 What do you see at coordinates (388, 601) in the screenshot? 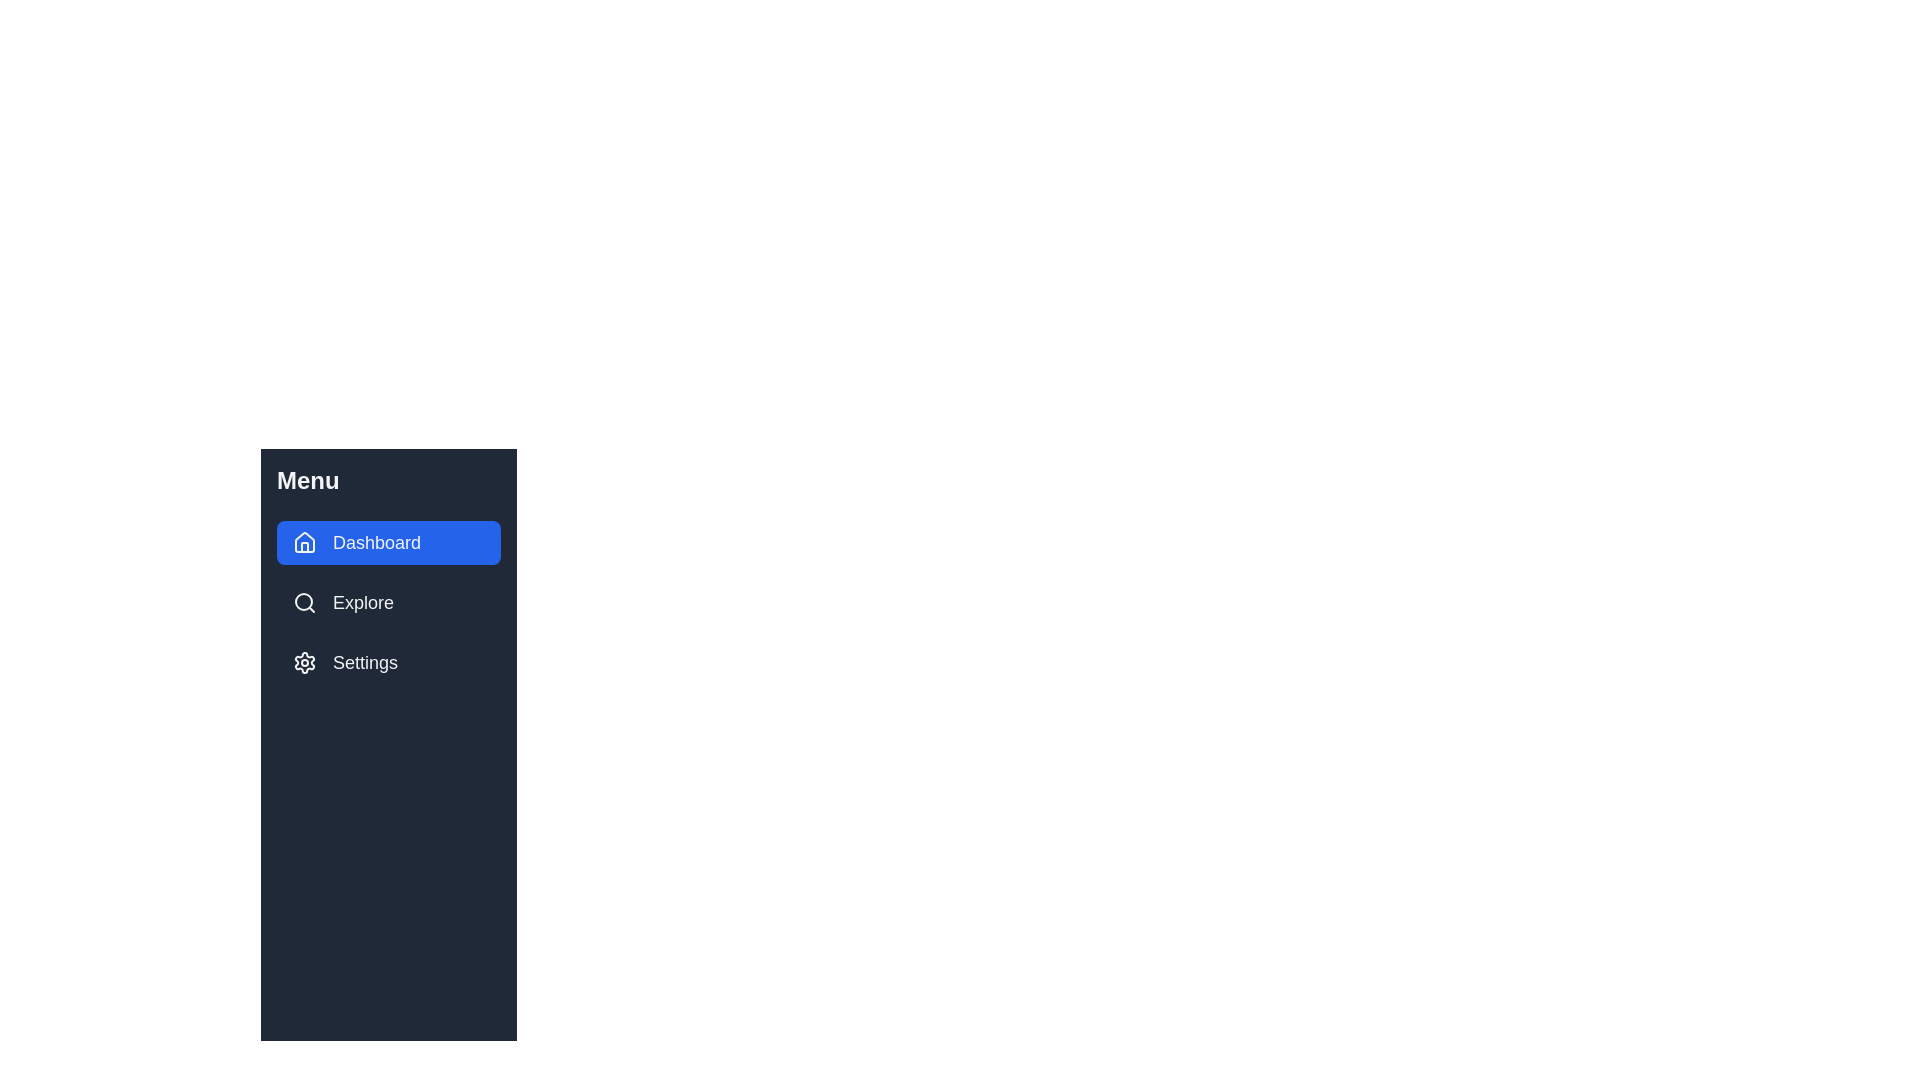
I see `the navigation button labeled 'Explore', which is located in the vertical navigation panel, second from the top, just below the 'Dashboard' button` at bounding box center [388, 601].